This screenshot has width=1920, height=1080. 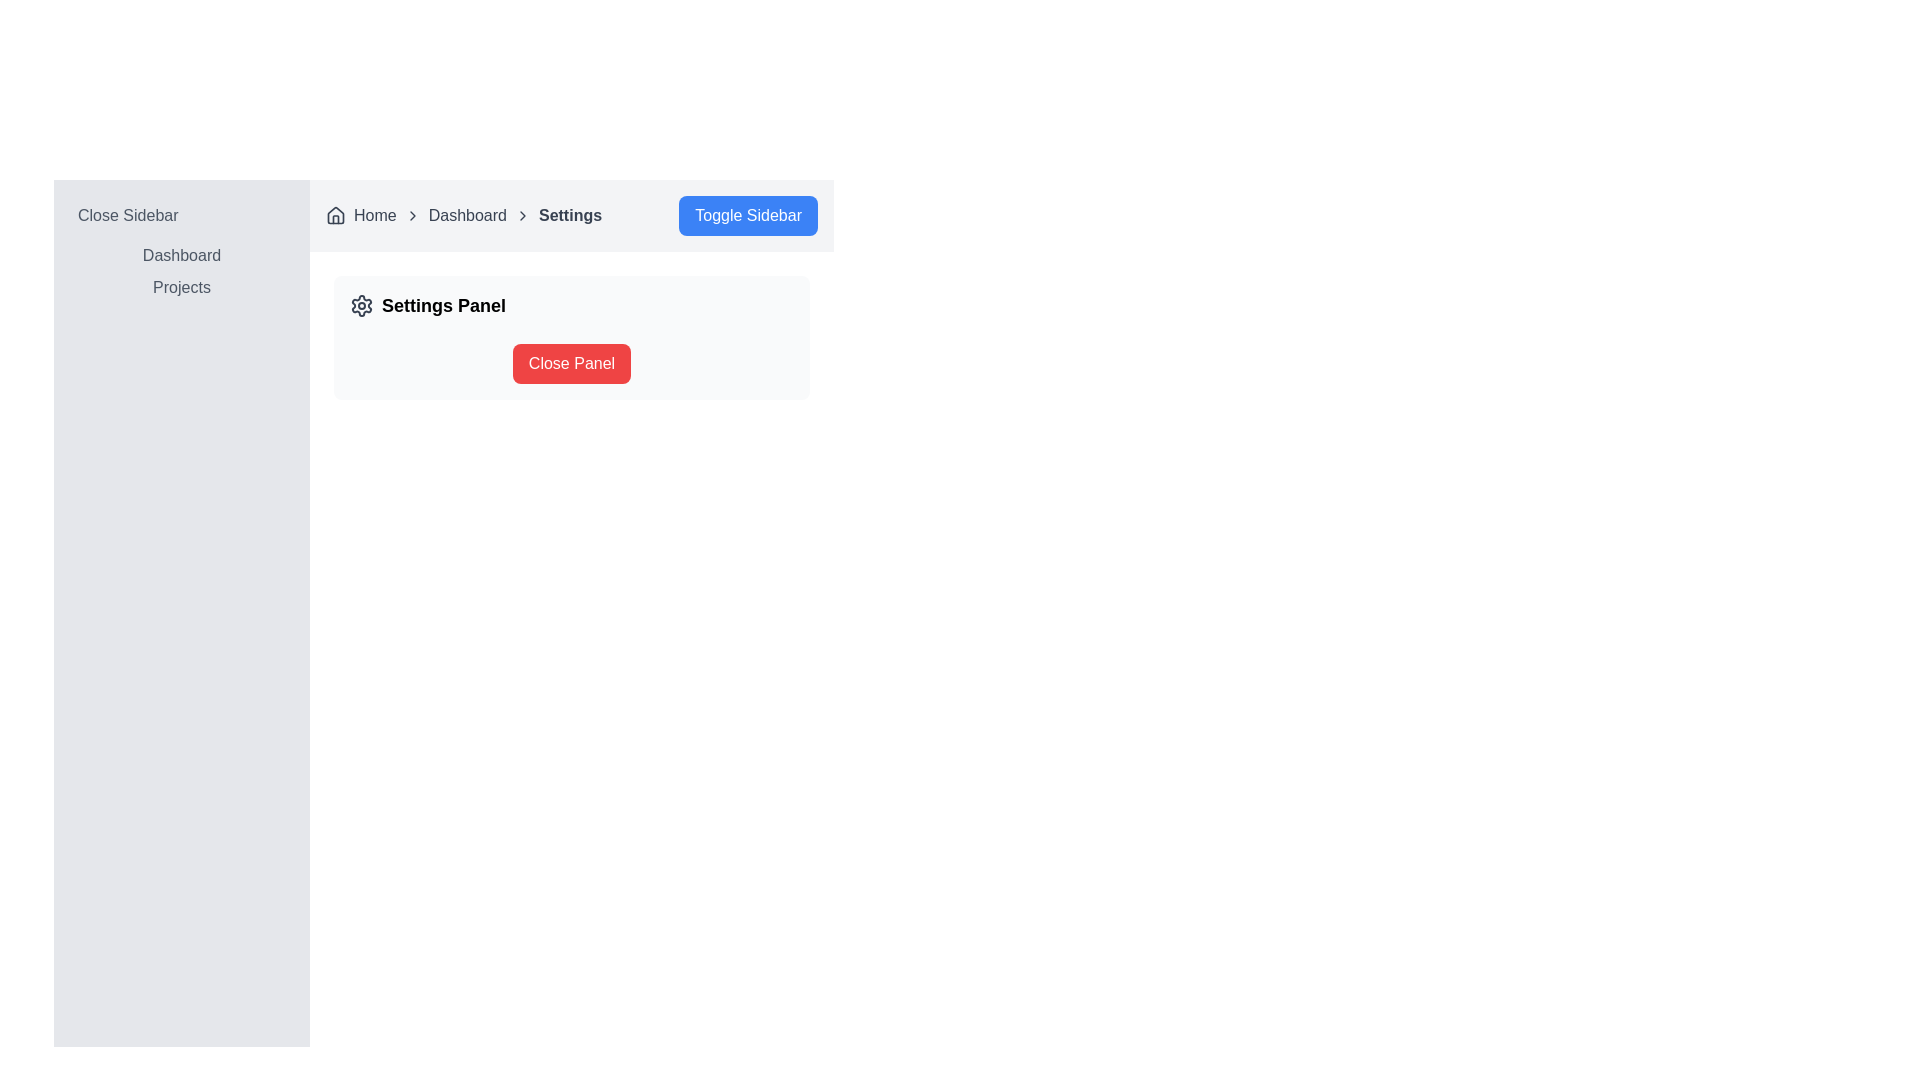 What do you see at coordinates (336, 216) in the screenshot?
I see `the 'Home' icon in the breadcrumb navigation bar, which is a small line-based design resembling a house, located at the far left before the text 'Home'` at bounding box center [336, 216].